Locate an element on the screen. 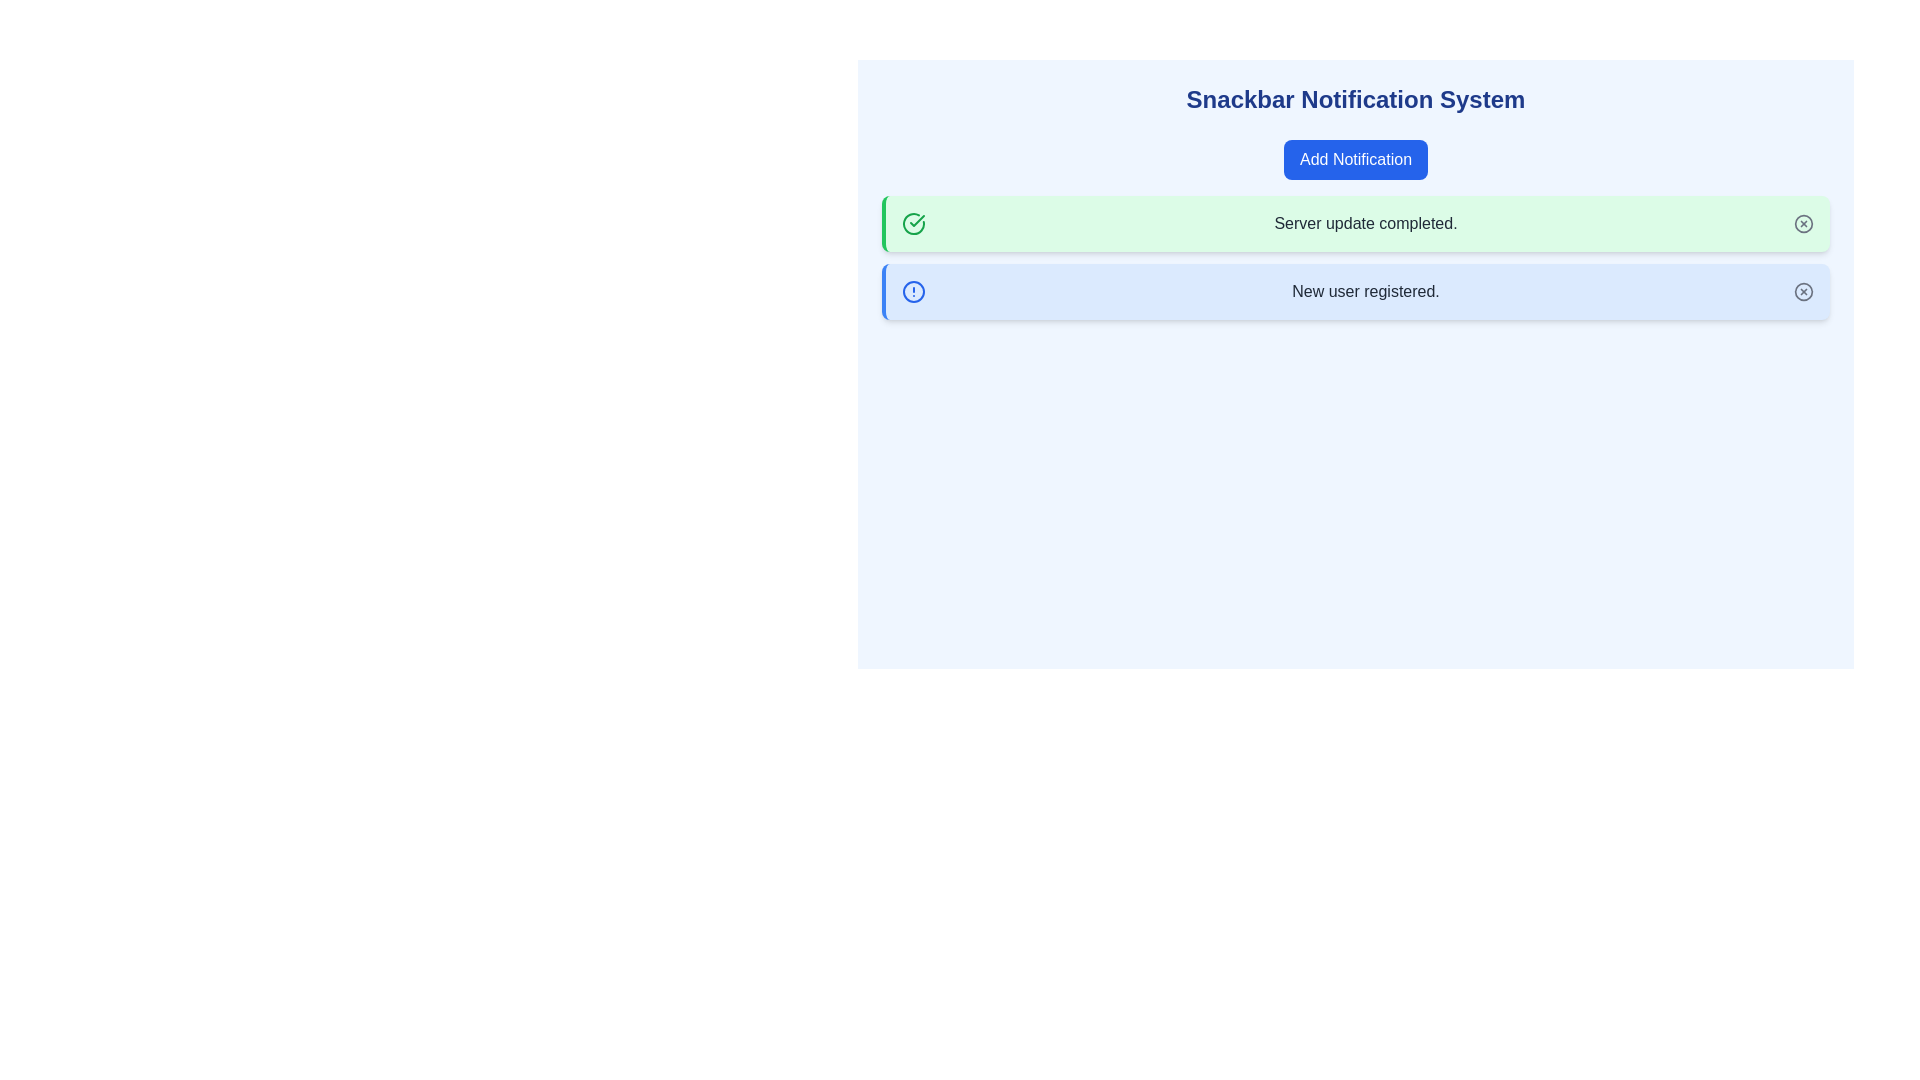 This screenshot has width=1920, height=1080. the close button of the notification labeled 'Server update completed.' is located at coordinates (1804, 223).